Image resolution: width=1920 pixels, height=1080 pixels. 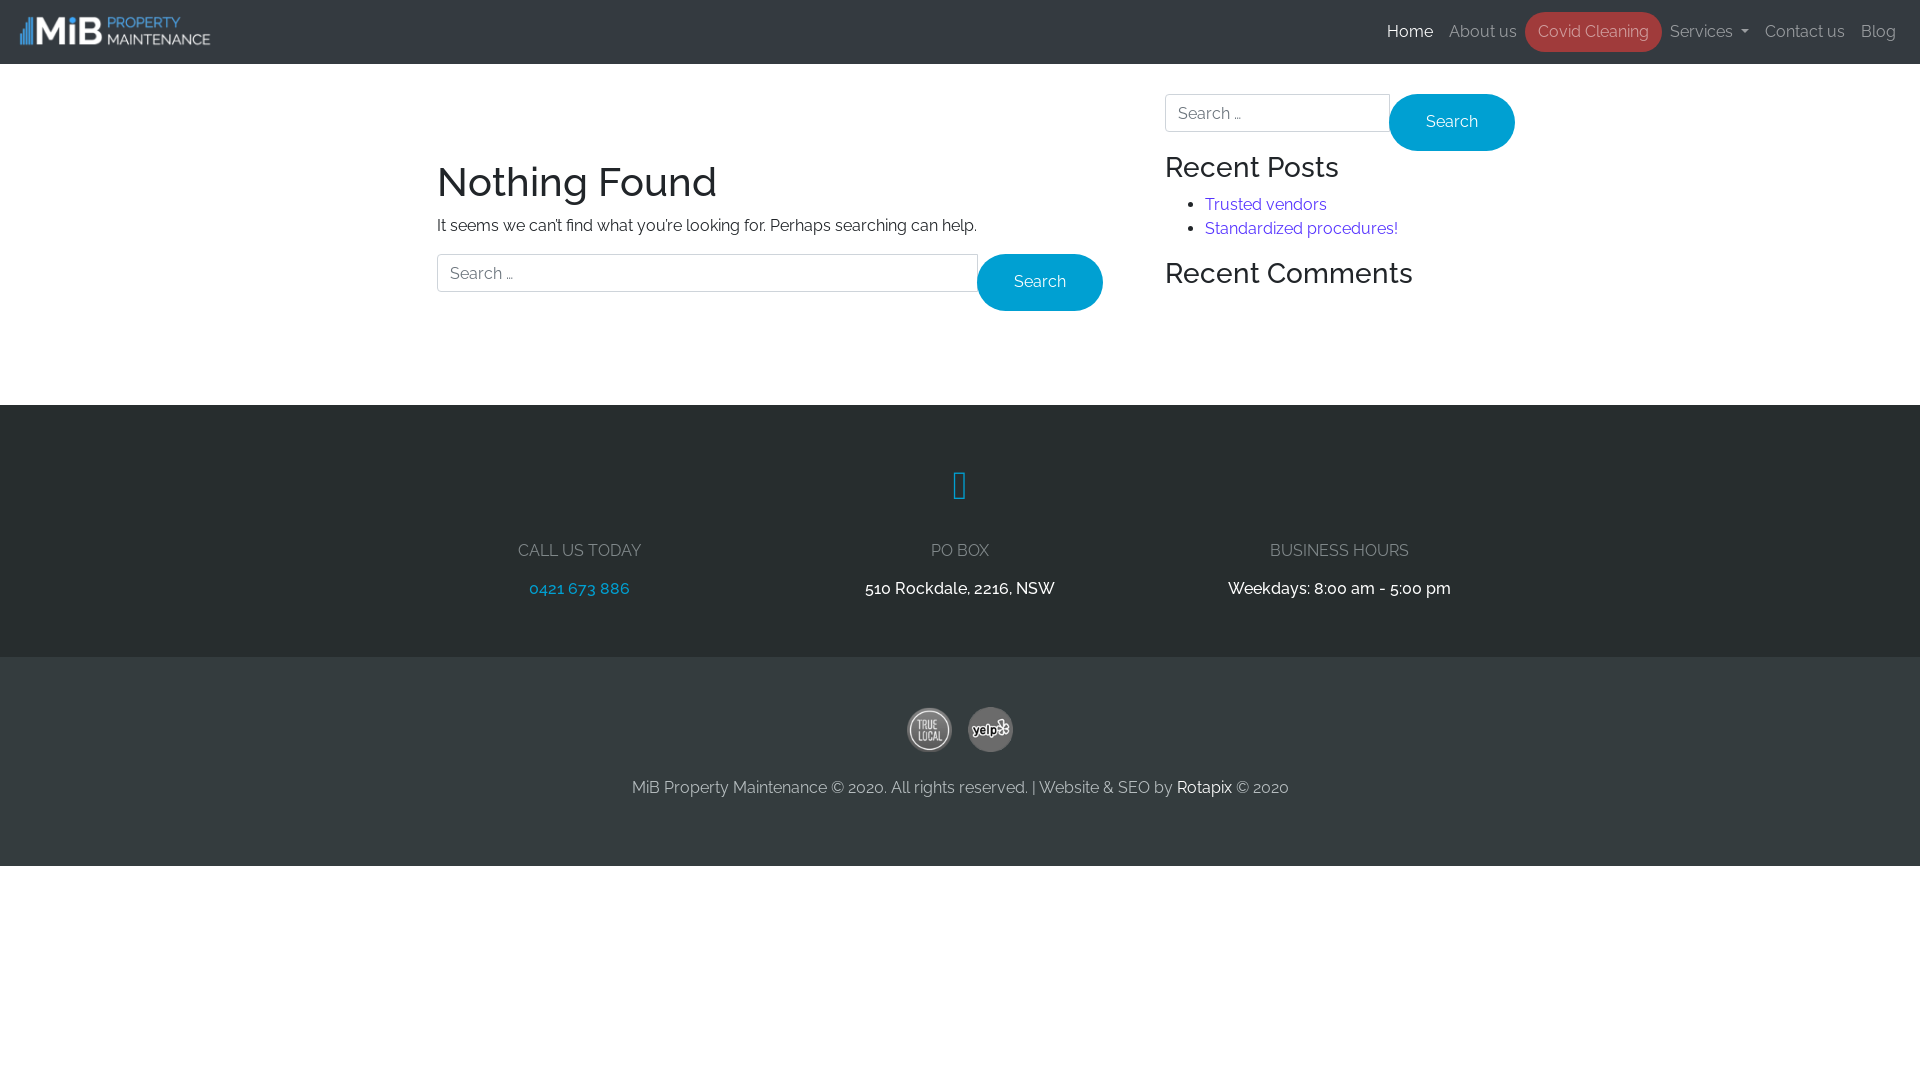 What do you see at coordinates (1483, 31) in the screenshot?
I see `'About us'` at bounding box center [1483, 31].